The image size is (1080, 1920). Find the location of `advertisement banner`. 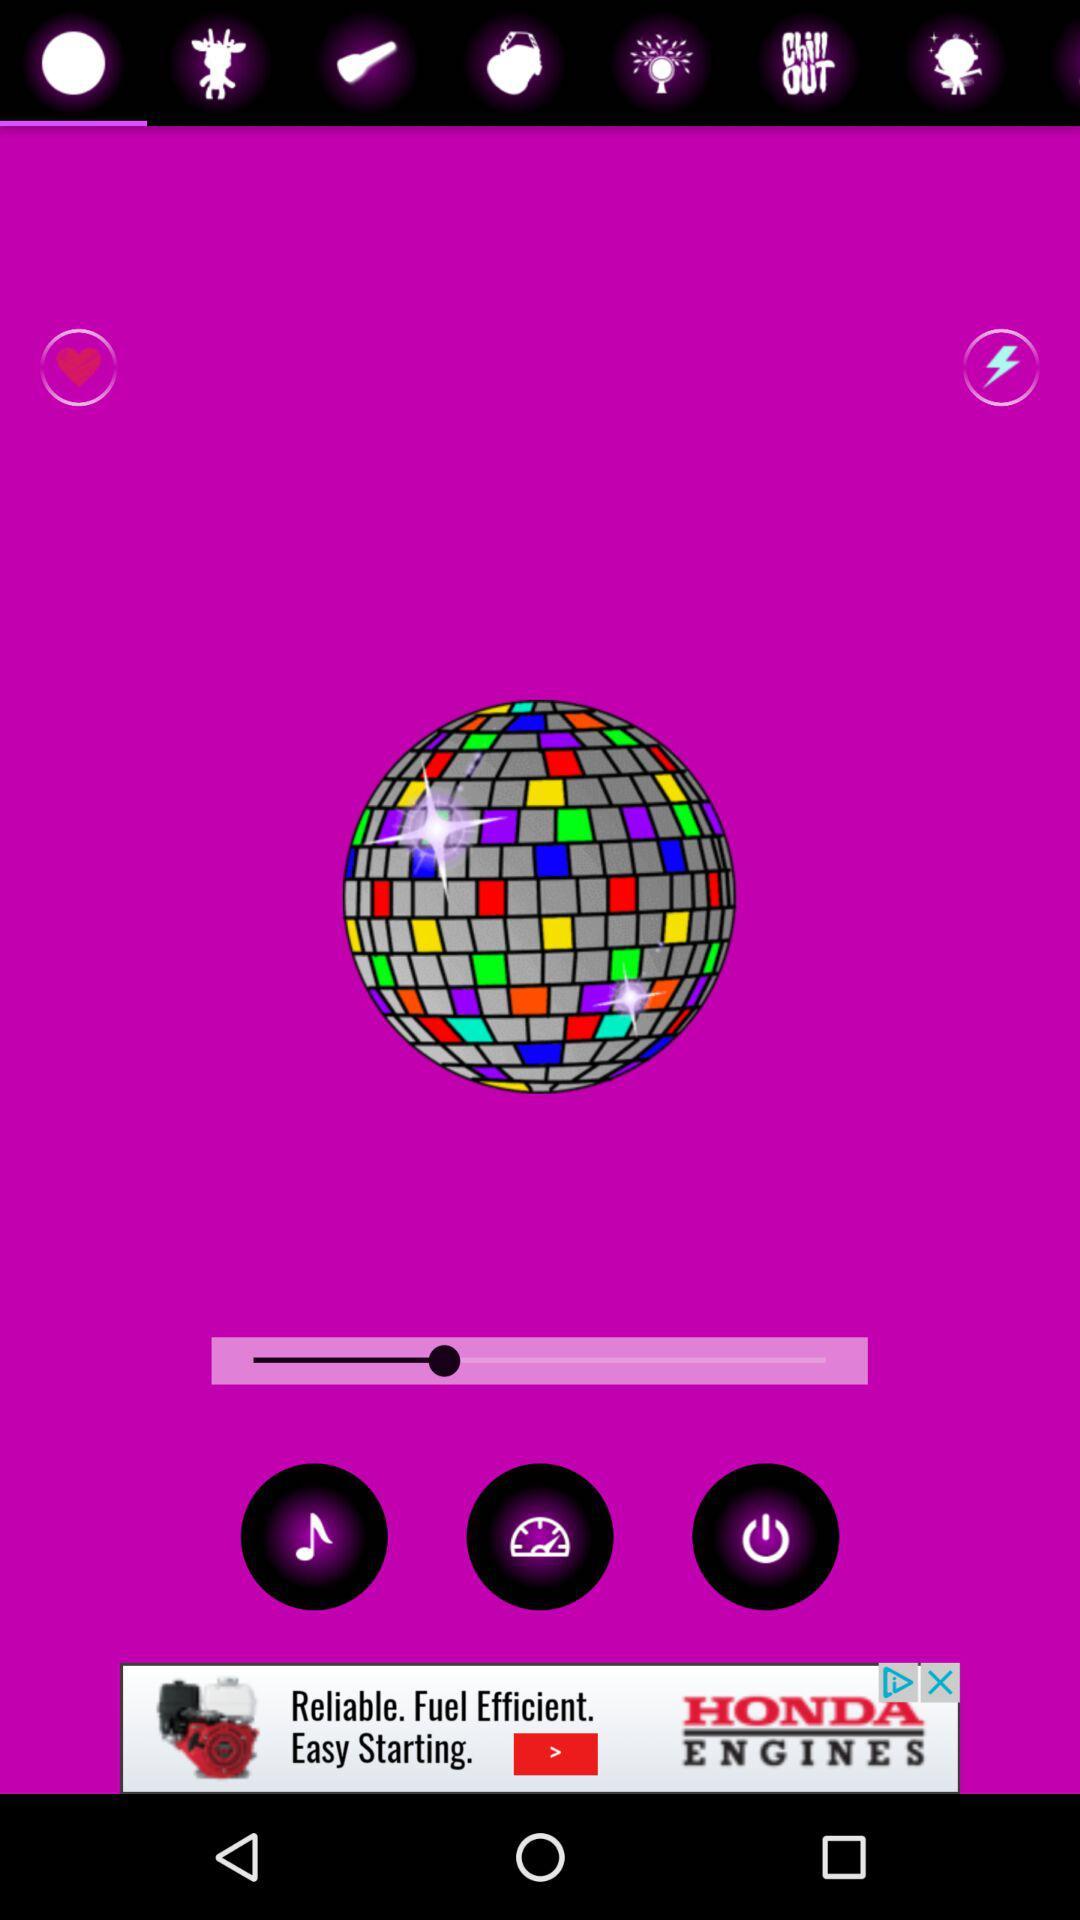

advertisement banner is located at coordinates (540, 1727).